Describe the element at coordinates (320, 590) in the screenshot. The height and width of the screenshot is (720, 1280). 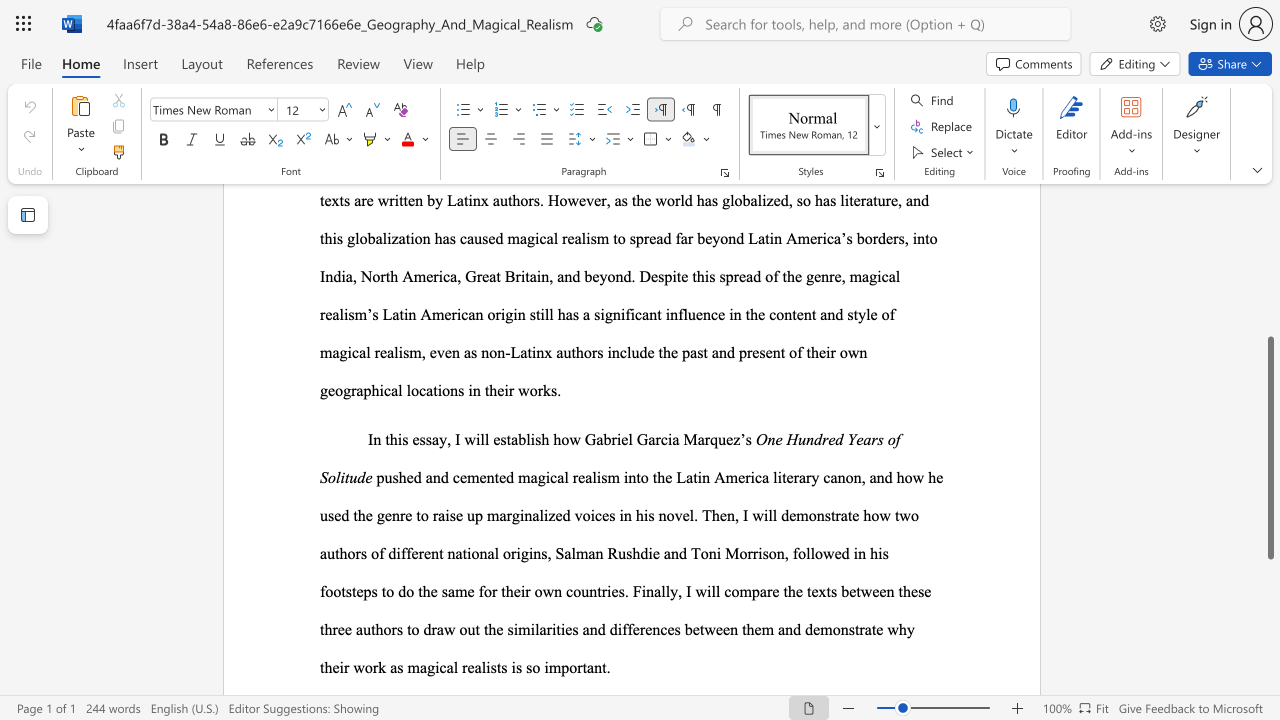
I see `the subset text "foot" within the text "followed in his footsteps"` at that location.